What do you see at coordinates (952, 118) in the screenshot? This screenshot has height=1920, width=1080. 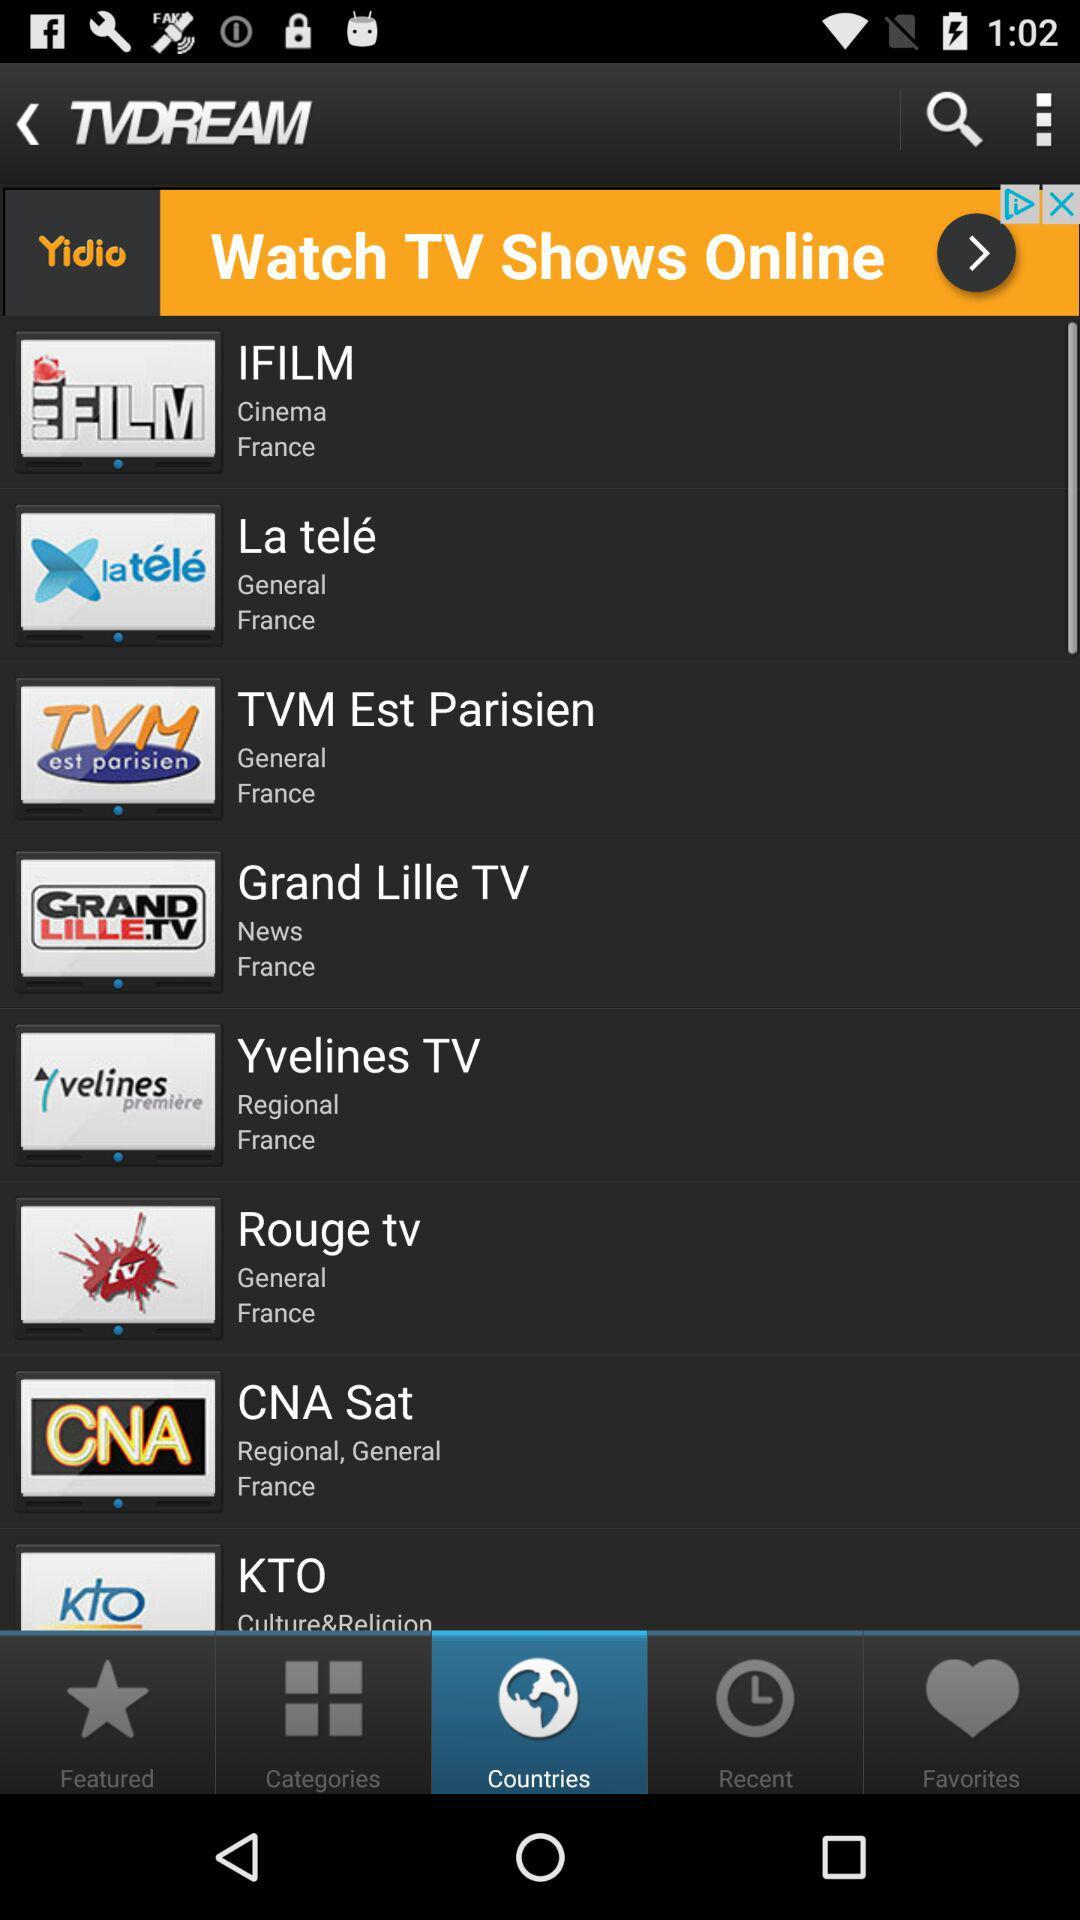 I see `search option` at bounding box center [952, 118].